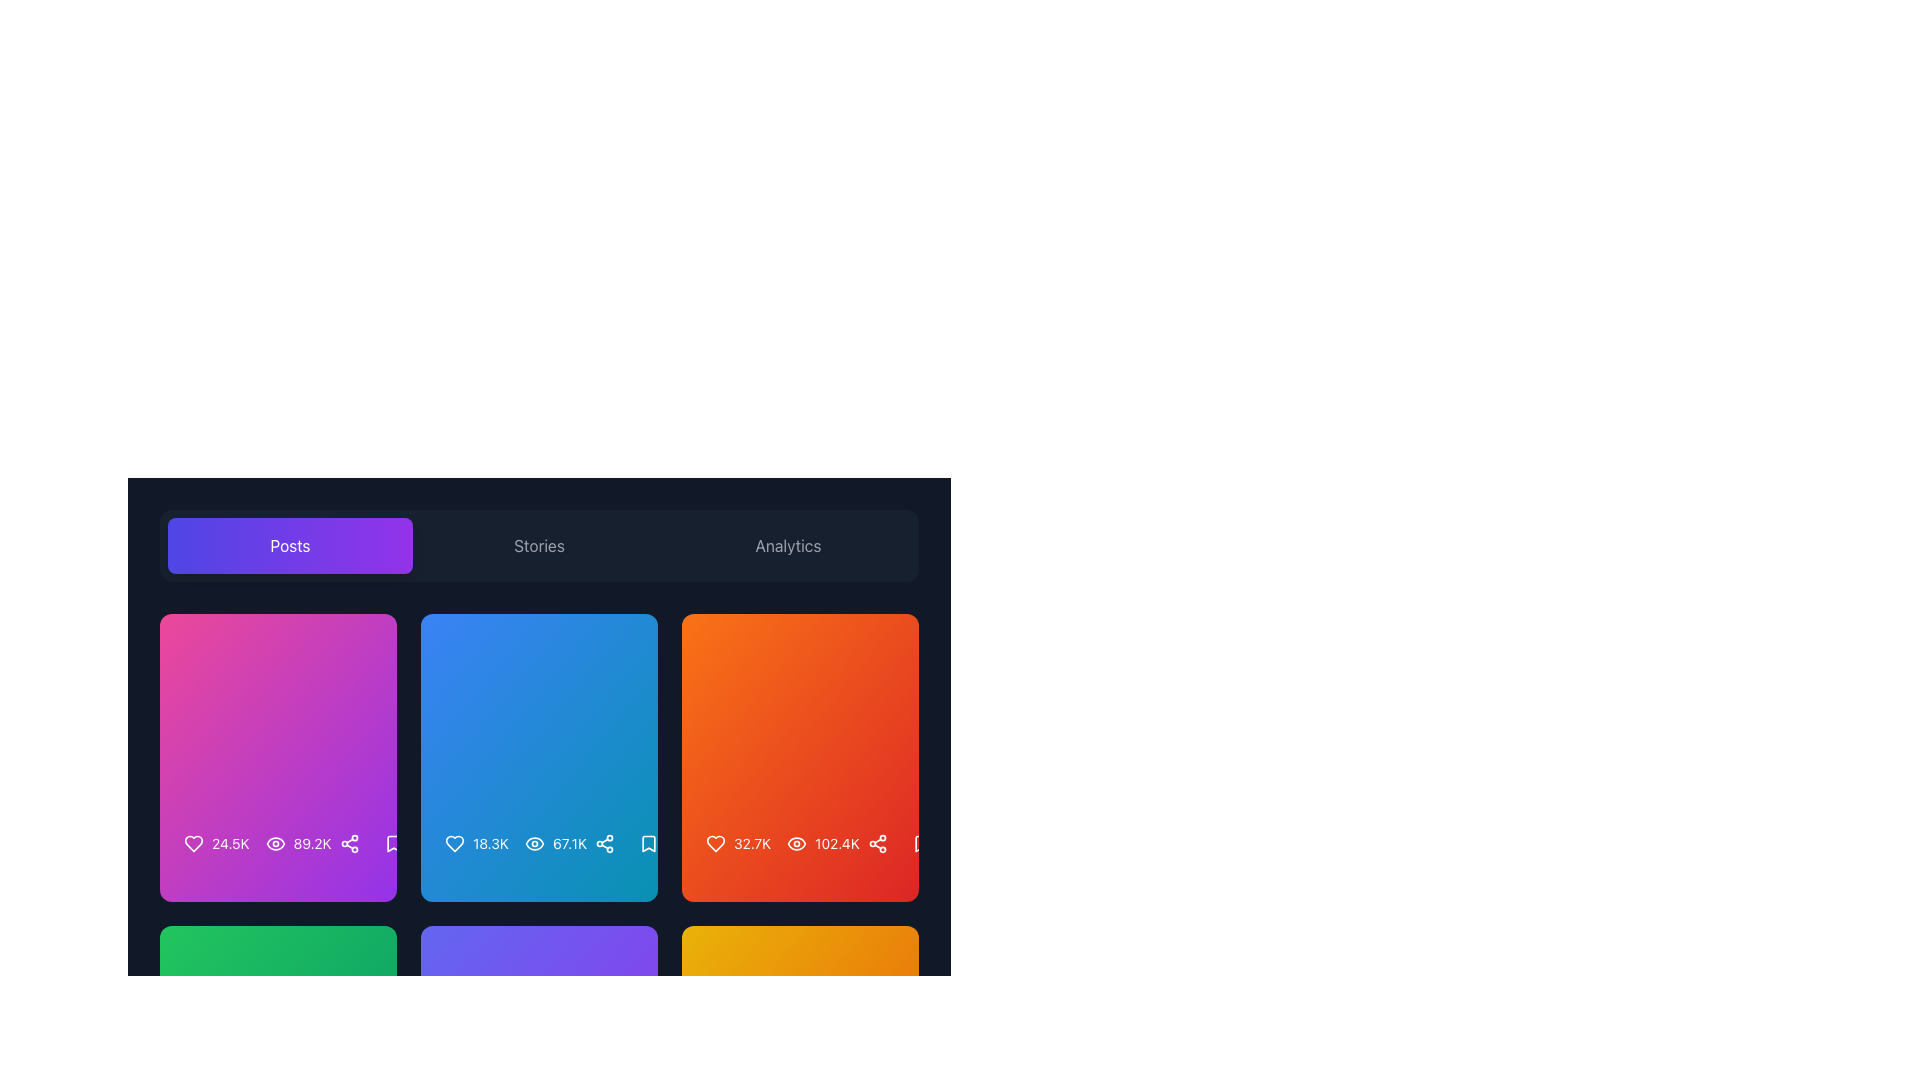 The width and height of the screenshot is (1920, 1080). Describe the element at coordinates (715, 844) in the screenshot. I see `the heart-like icon located at the lower region of the orange rectangular card` at that location.